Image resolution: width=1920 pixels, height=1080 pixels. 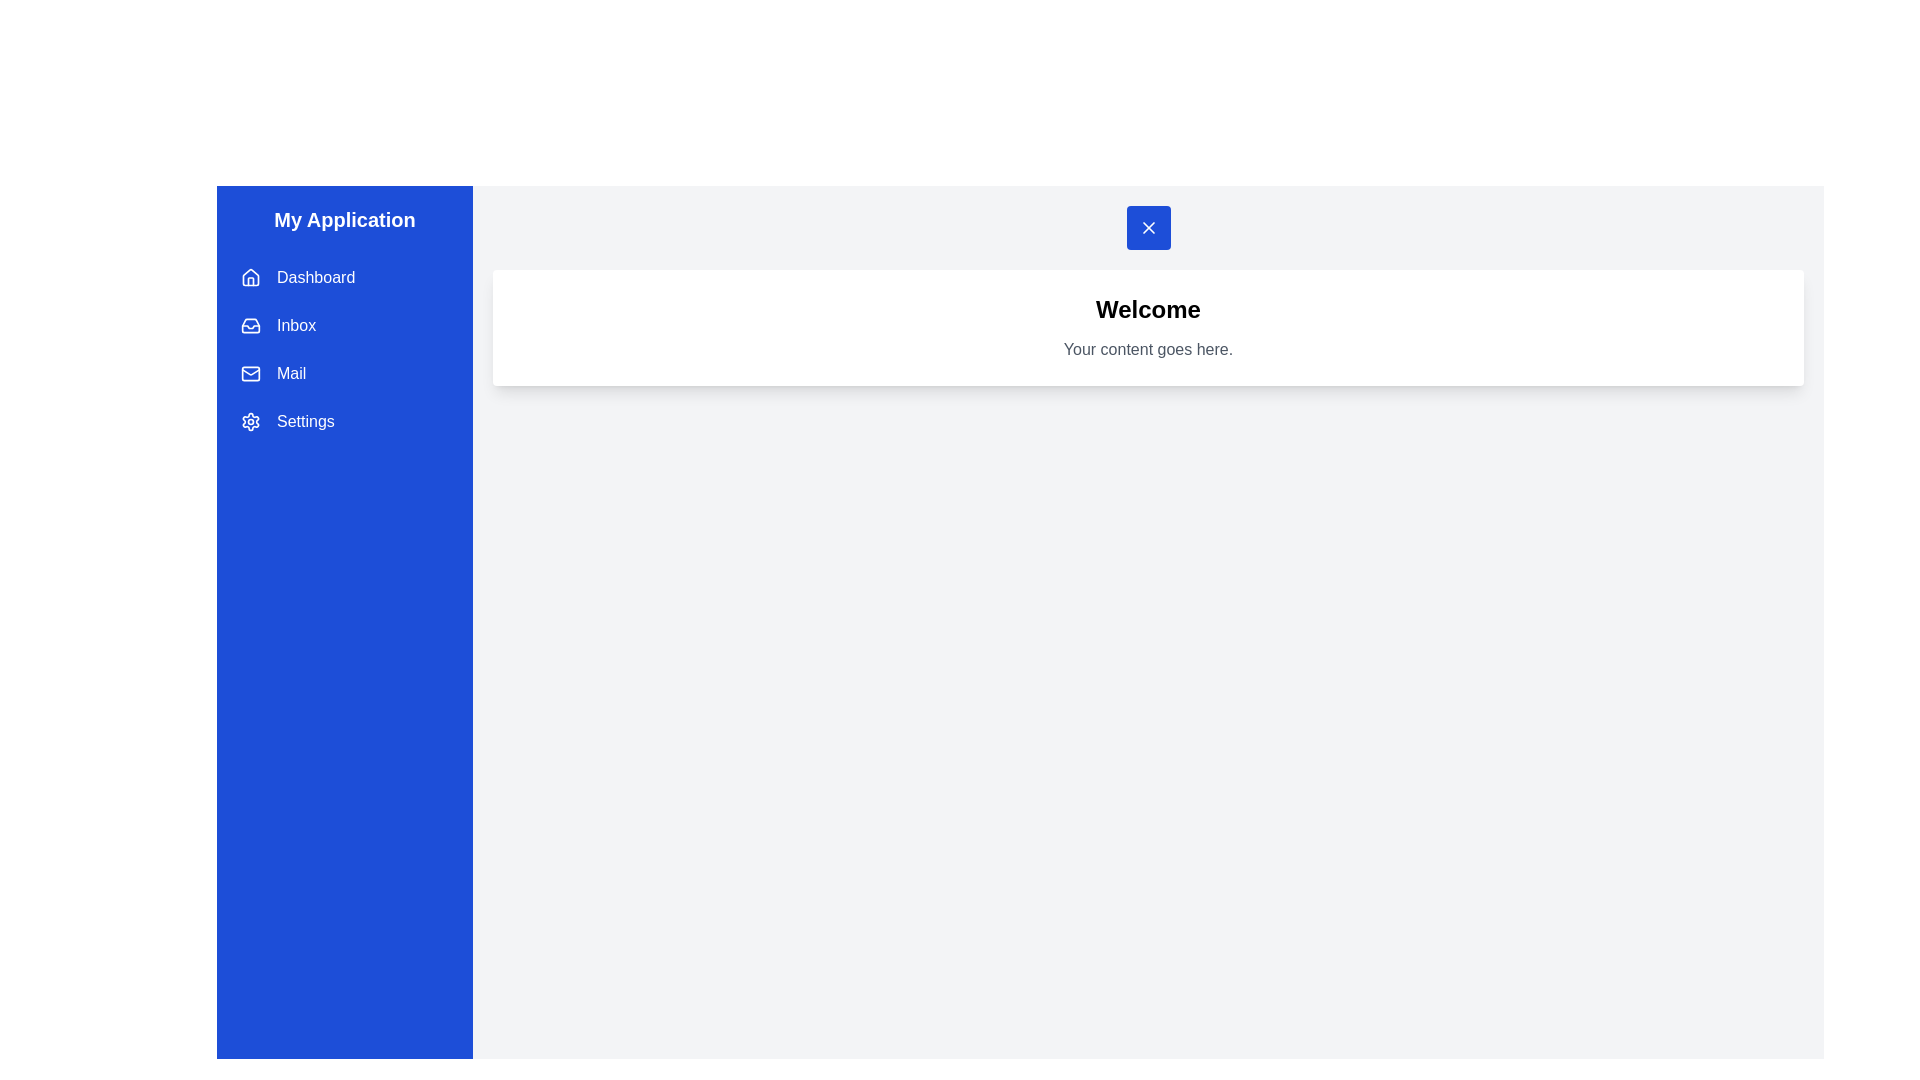 What do you see at coordinates (345, 374) in the screenshot?
I see `the menu item Mail from the drawer` at bounding box center [345, 374].